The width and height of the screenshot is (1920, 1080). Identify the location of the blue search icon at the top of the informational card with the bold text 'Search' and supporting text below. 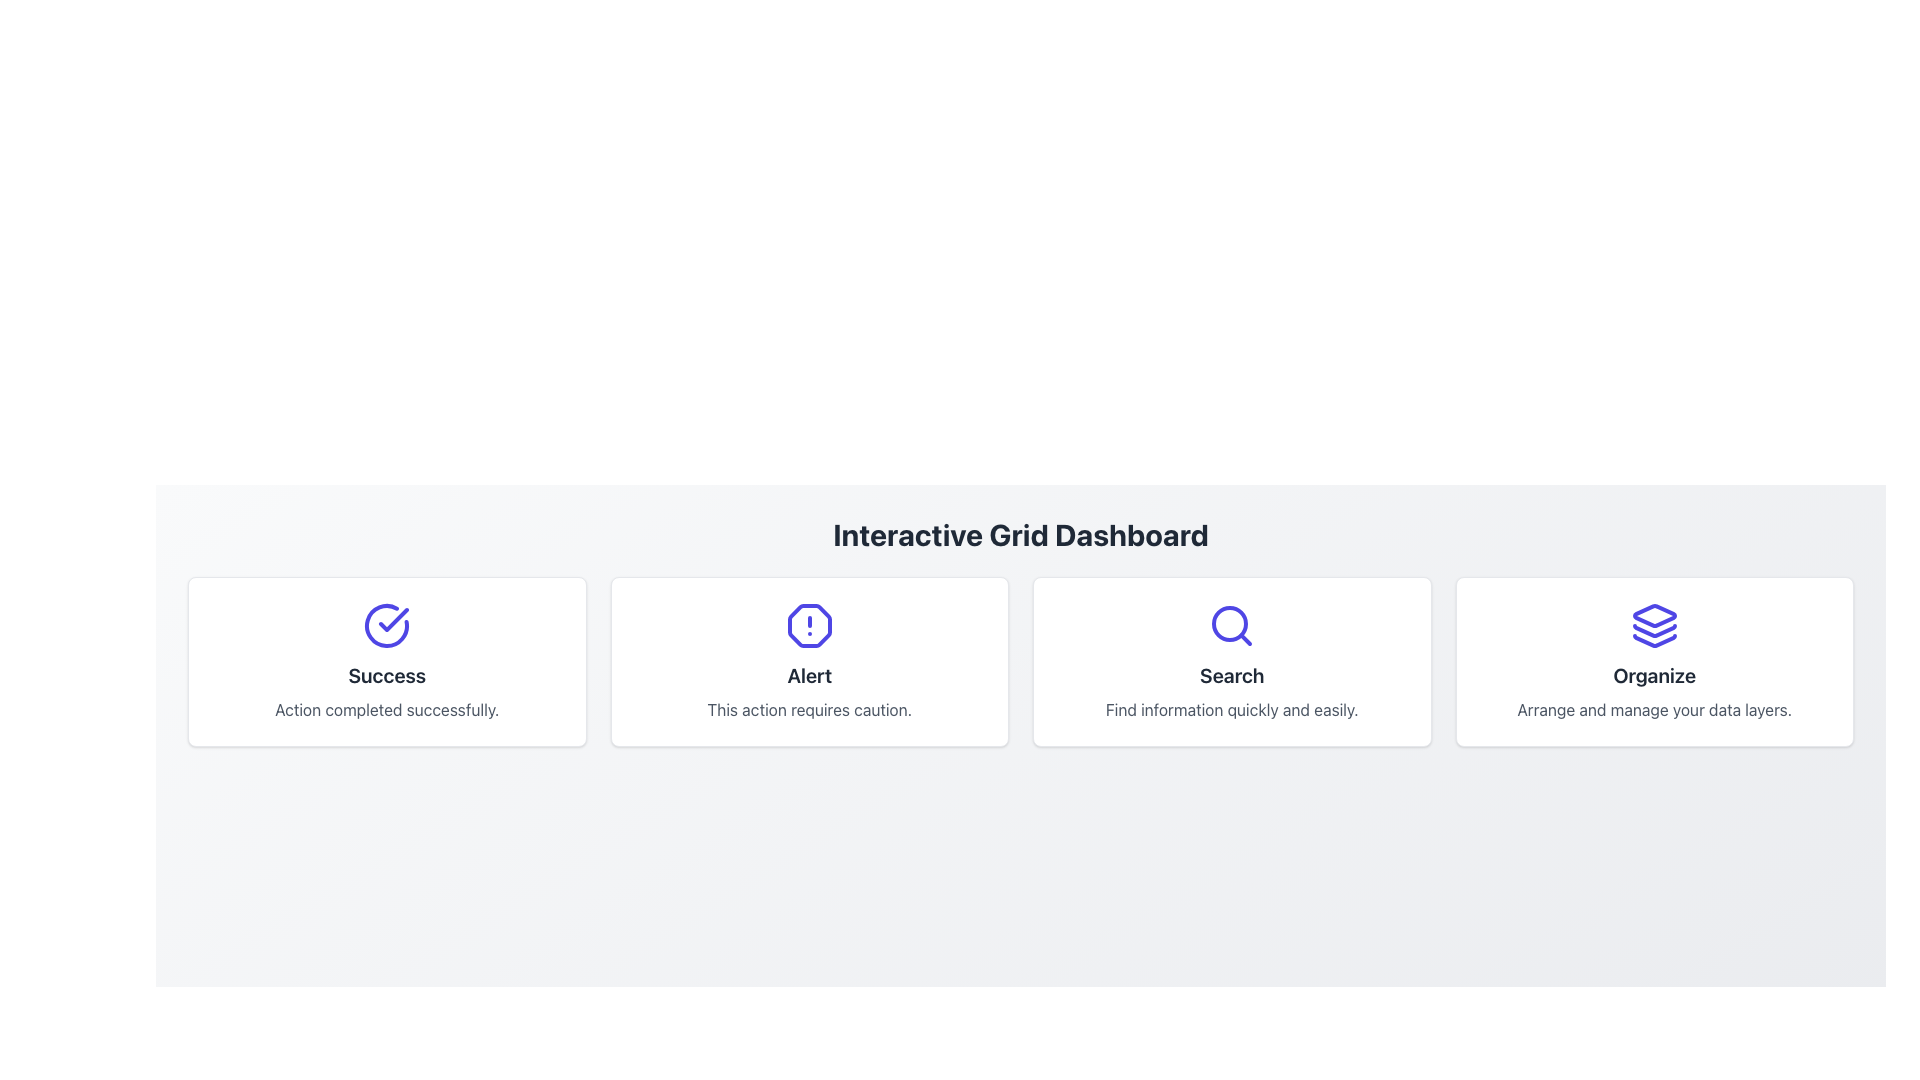
(1231, 662).